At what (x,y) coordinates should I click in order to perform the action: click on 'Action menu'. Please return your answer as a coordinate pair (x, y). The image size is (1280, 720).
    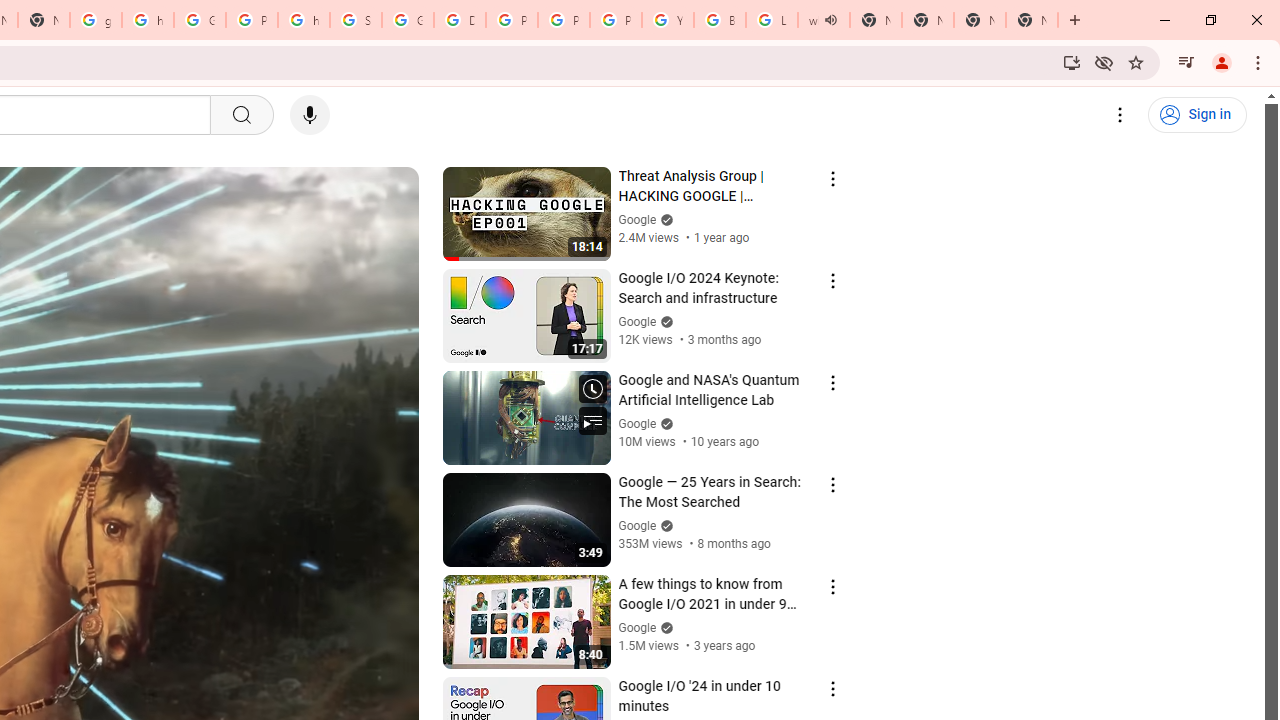
    Looking at the image, I should click on (832, 688).